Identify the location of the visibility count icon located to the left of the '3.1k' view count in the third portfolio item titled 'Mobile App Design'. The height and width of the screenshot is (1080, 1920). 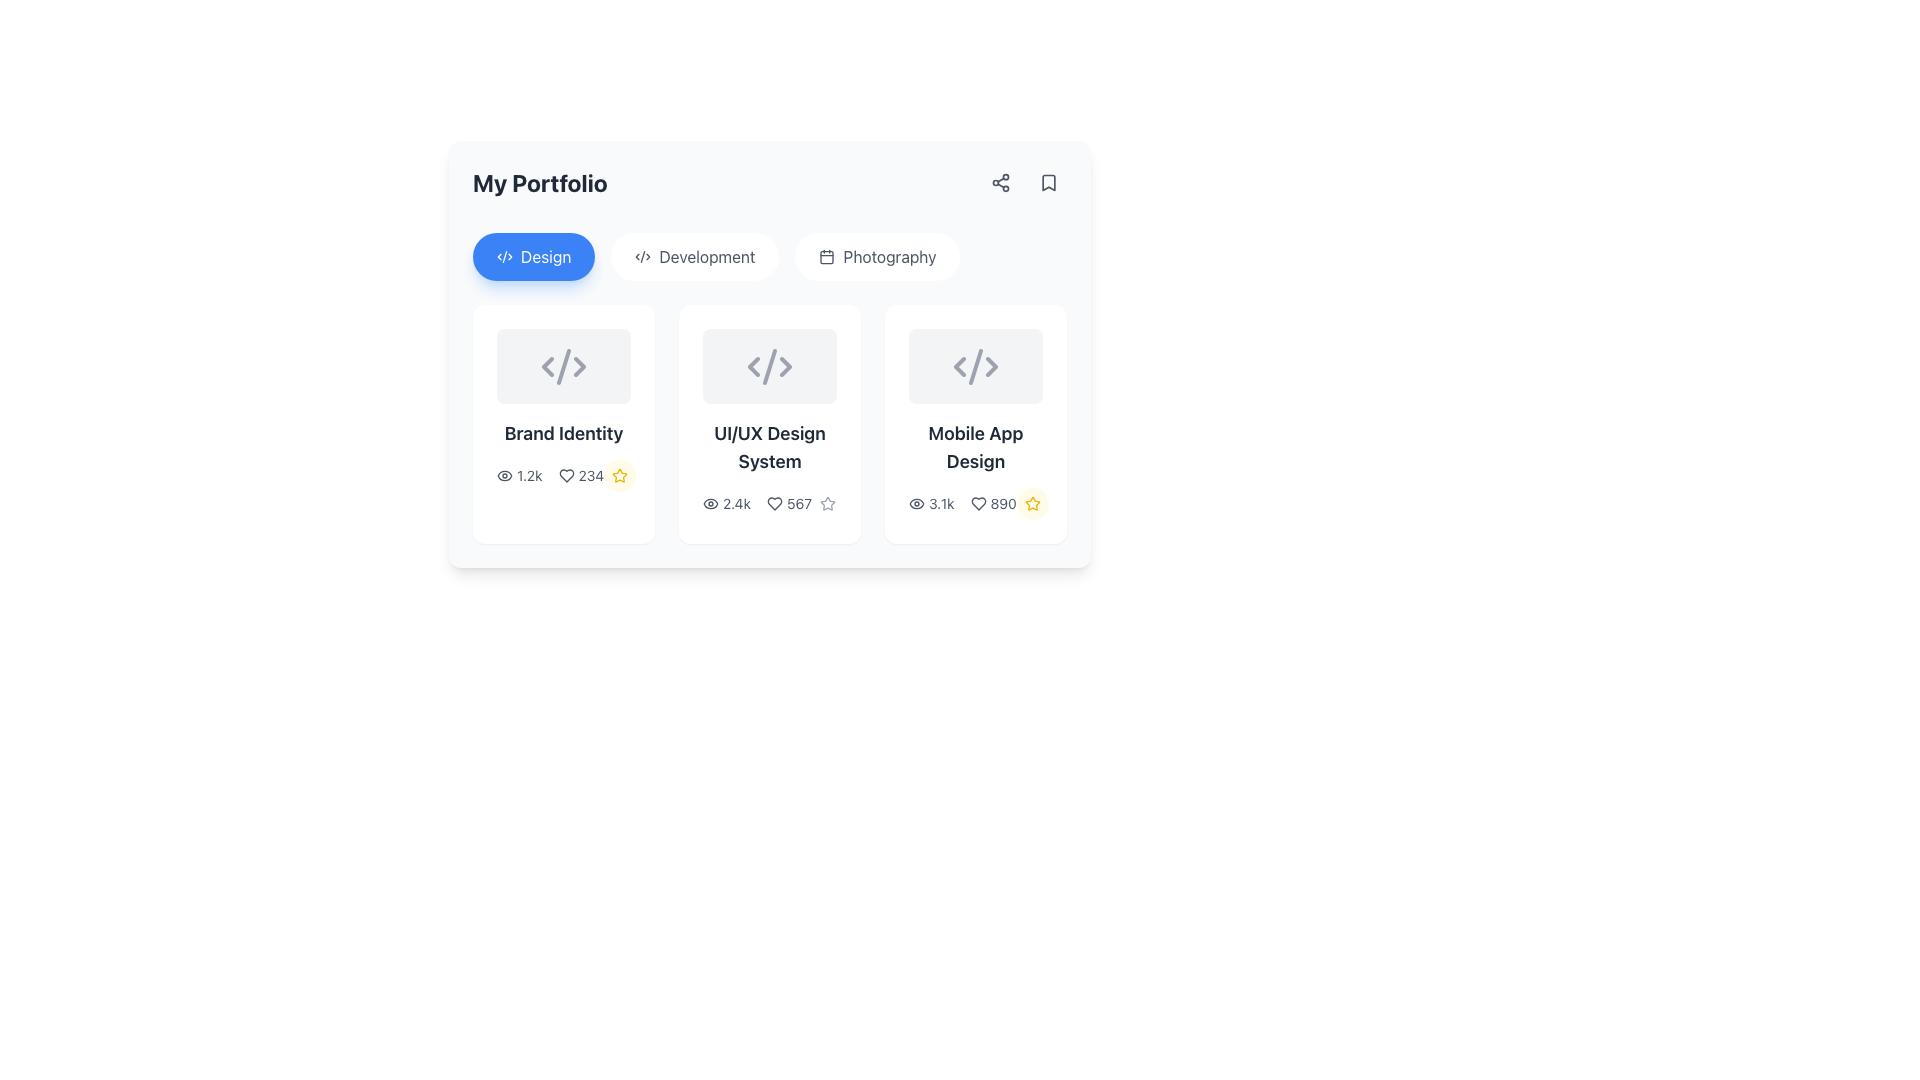
(915, 503).